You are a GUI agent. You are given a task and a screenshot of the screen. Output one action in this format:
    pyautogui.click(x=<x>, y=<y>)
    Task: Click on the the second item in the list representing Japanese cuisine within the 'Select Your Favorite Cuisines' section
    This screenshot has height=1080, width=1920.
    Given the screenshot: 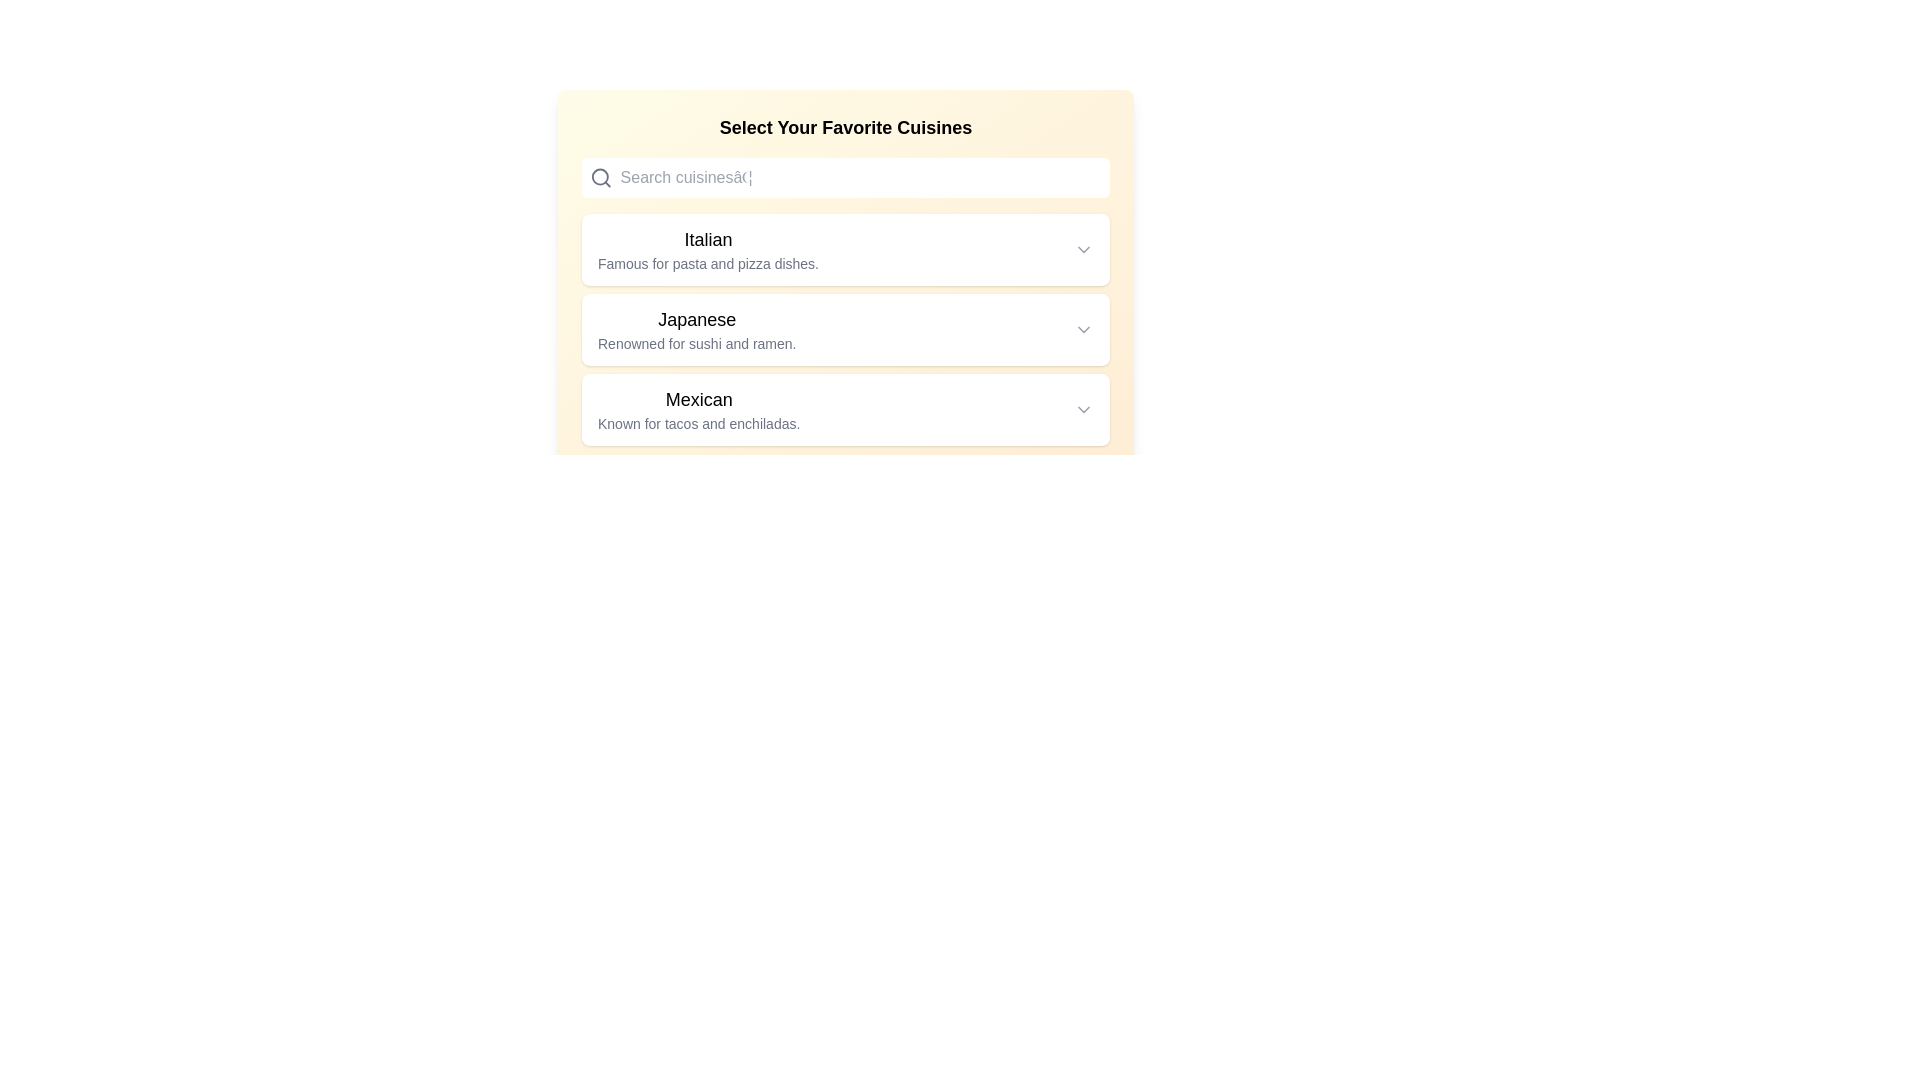 What is the action you would take?
    pyautogui.click(x=845, y=329)
    